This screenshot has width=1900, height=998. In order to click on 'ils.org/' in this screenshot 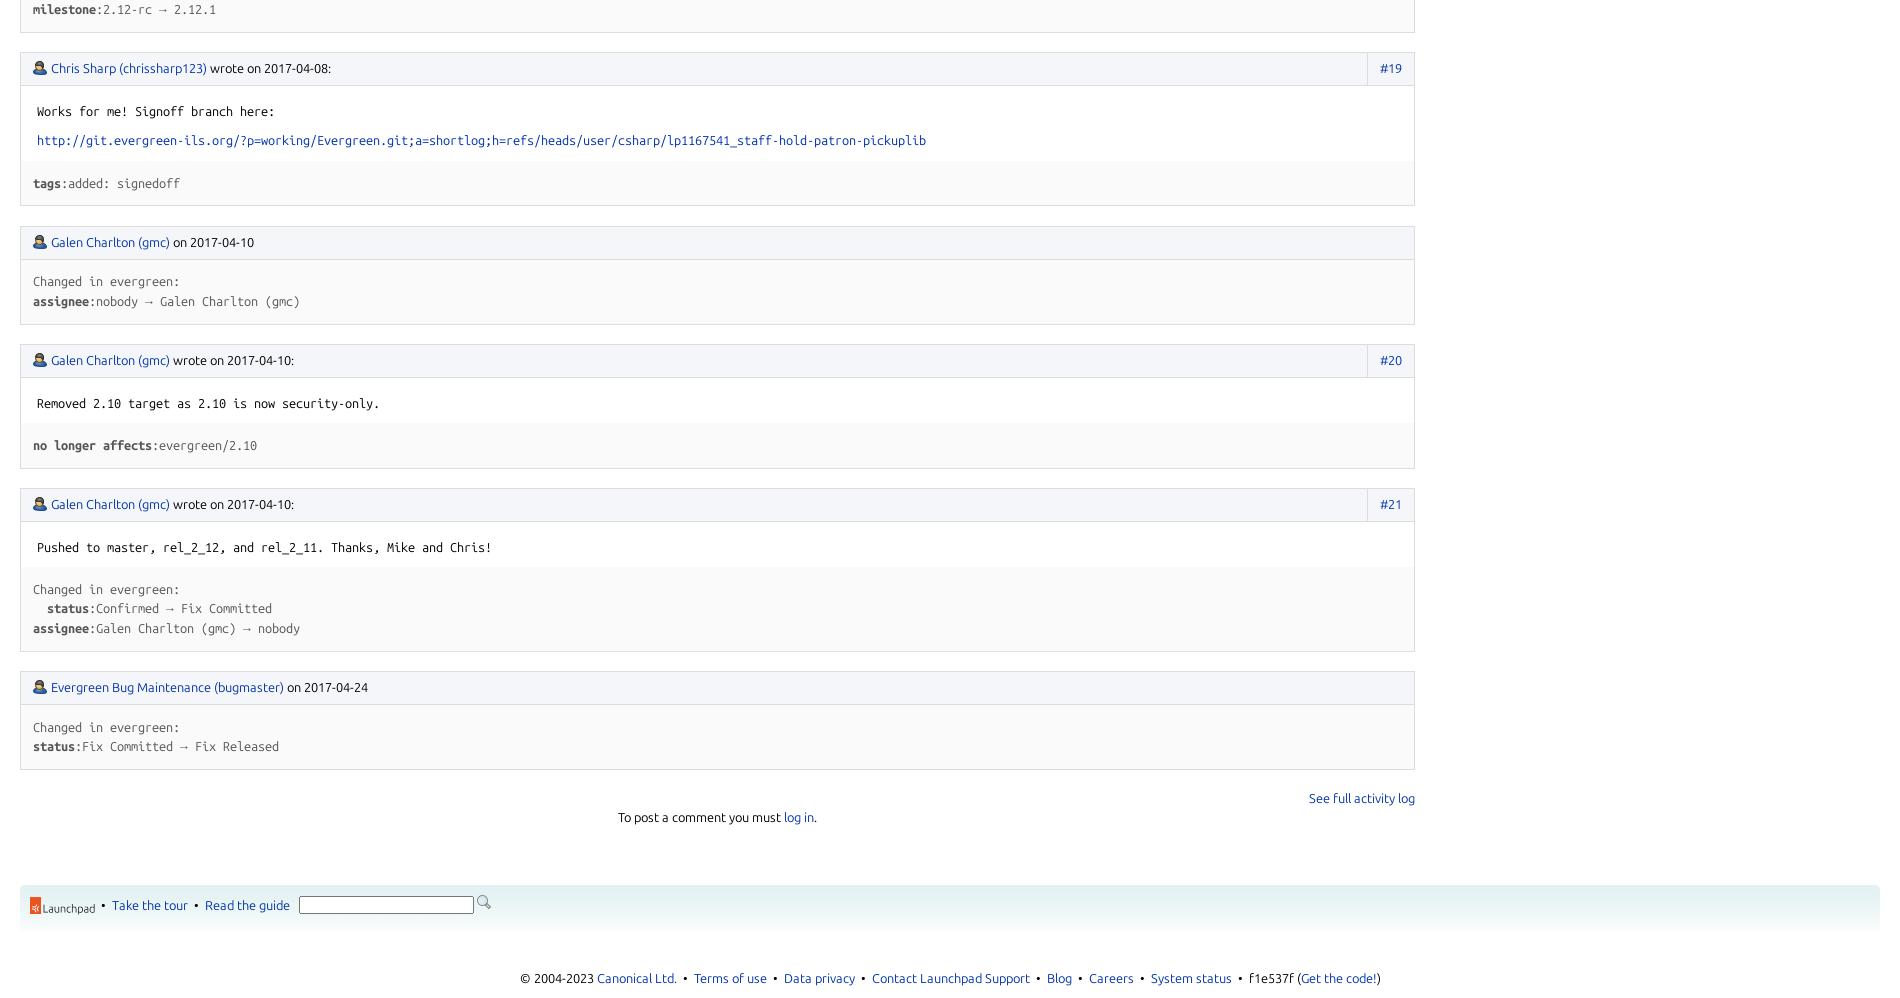, I will do `click(183, 140)`.